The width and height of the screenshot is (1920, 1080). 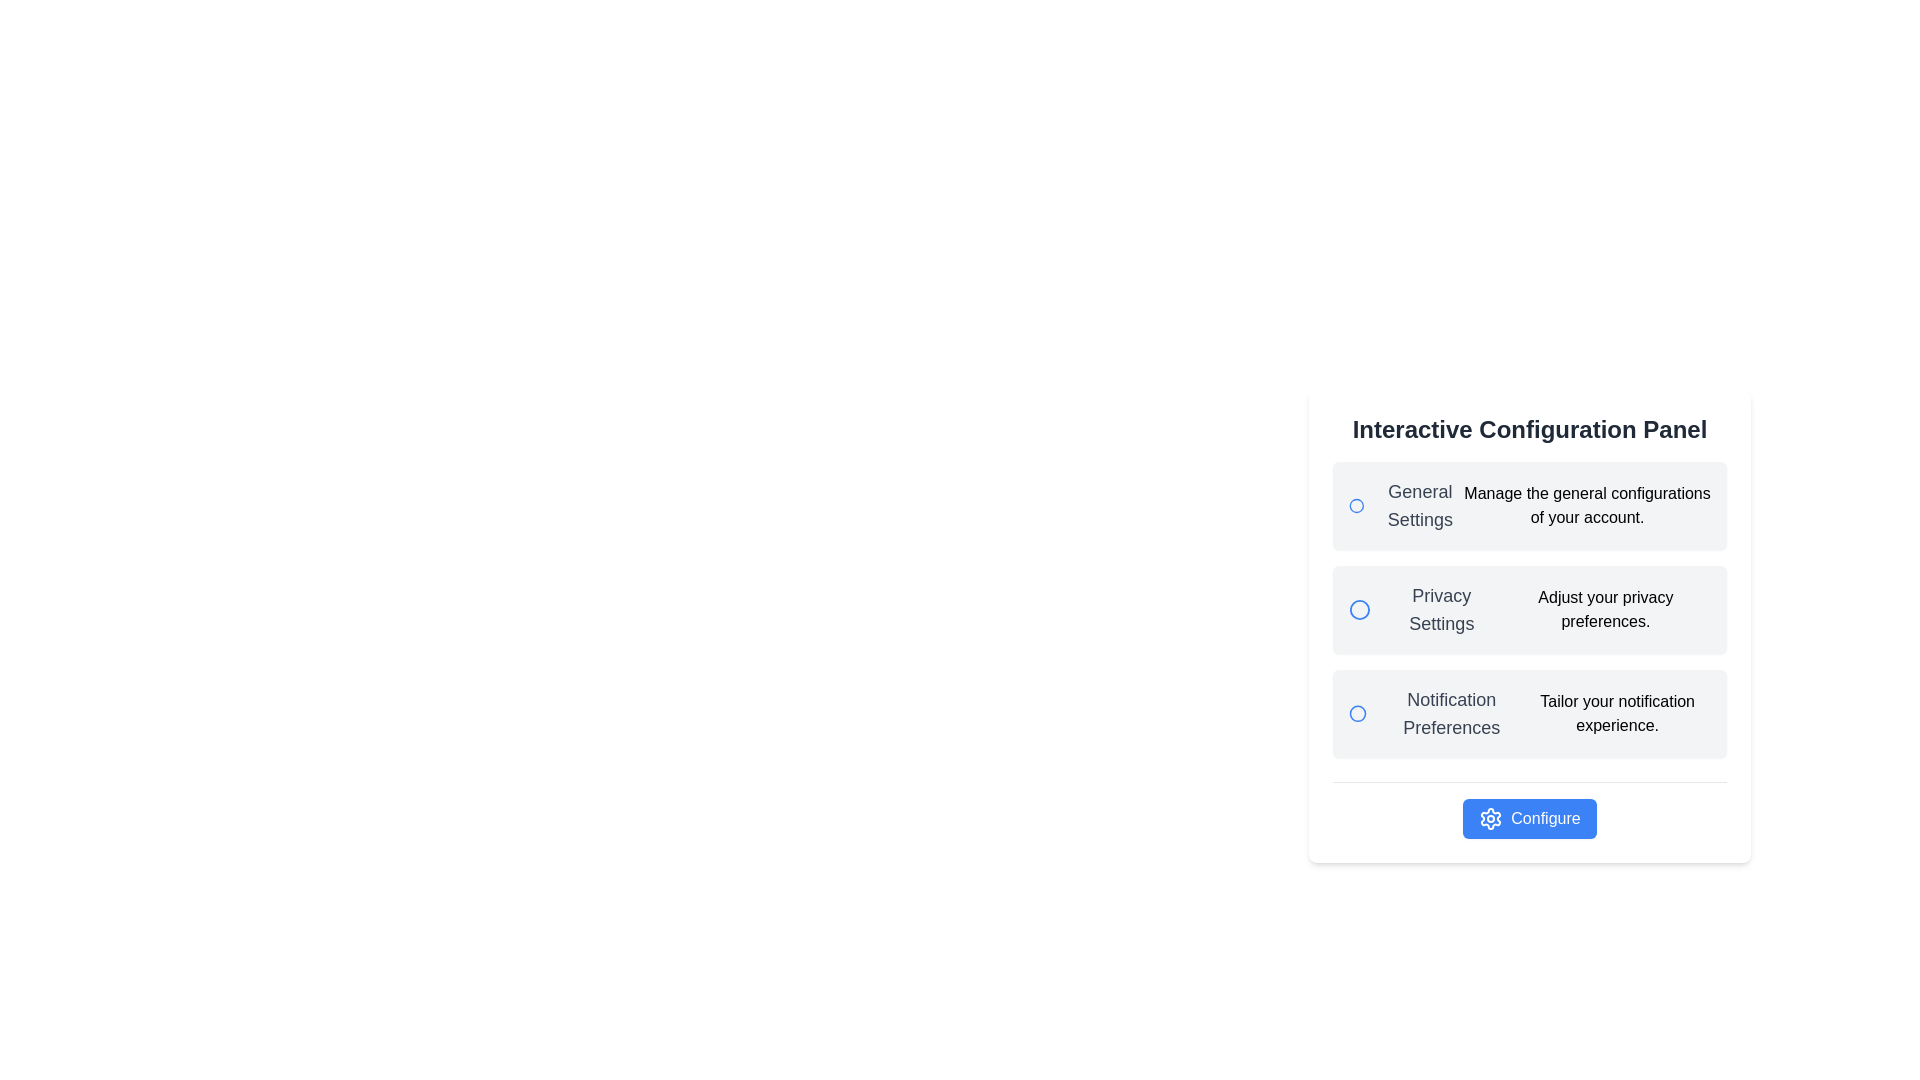 I want to click on the 'General Settings' label in the 'Interactive Configuration Panel', which is the first option in the vertical list of settings, so click(x=1419, y=504).